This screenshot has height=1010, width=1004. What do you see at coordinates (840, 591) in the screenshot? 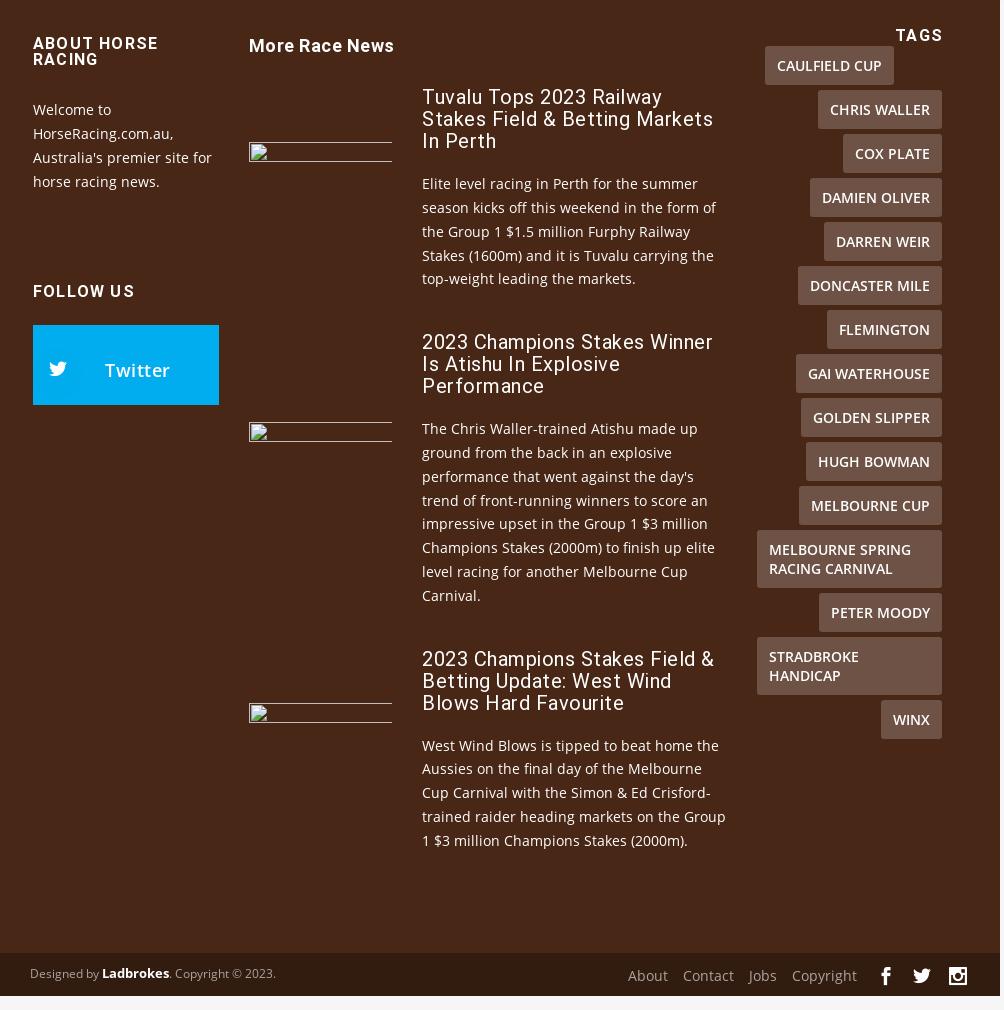
I see `'Melbourne Spring Racing Carnival'` at bounding box center [840, 591].